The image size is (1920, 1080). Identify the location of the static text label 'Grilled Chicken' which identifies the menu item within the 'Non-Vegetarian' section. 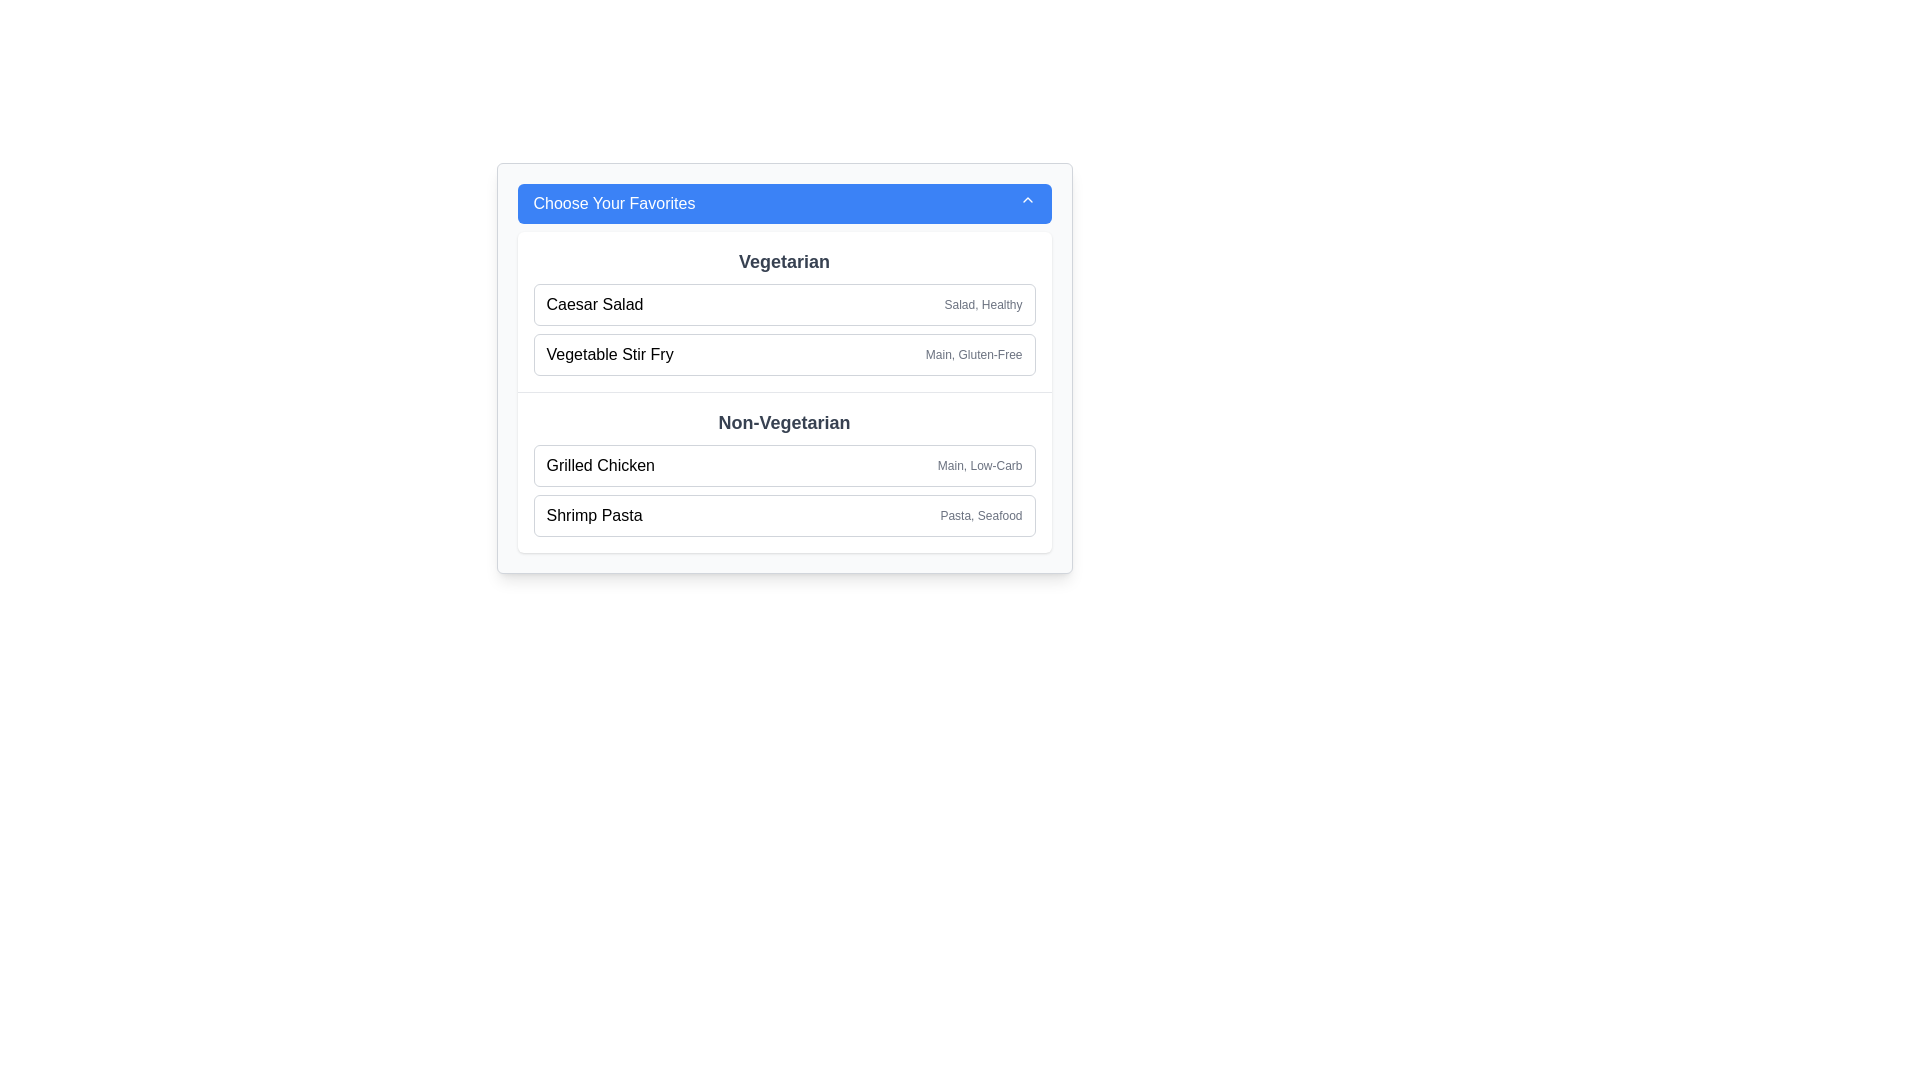
(599, 466).